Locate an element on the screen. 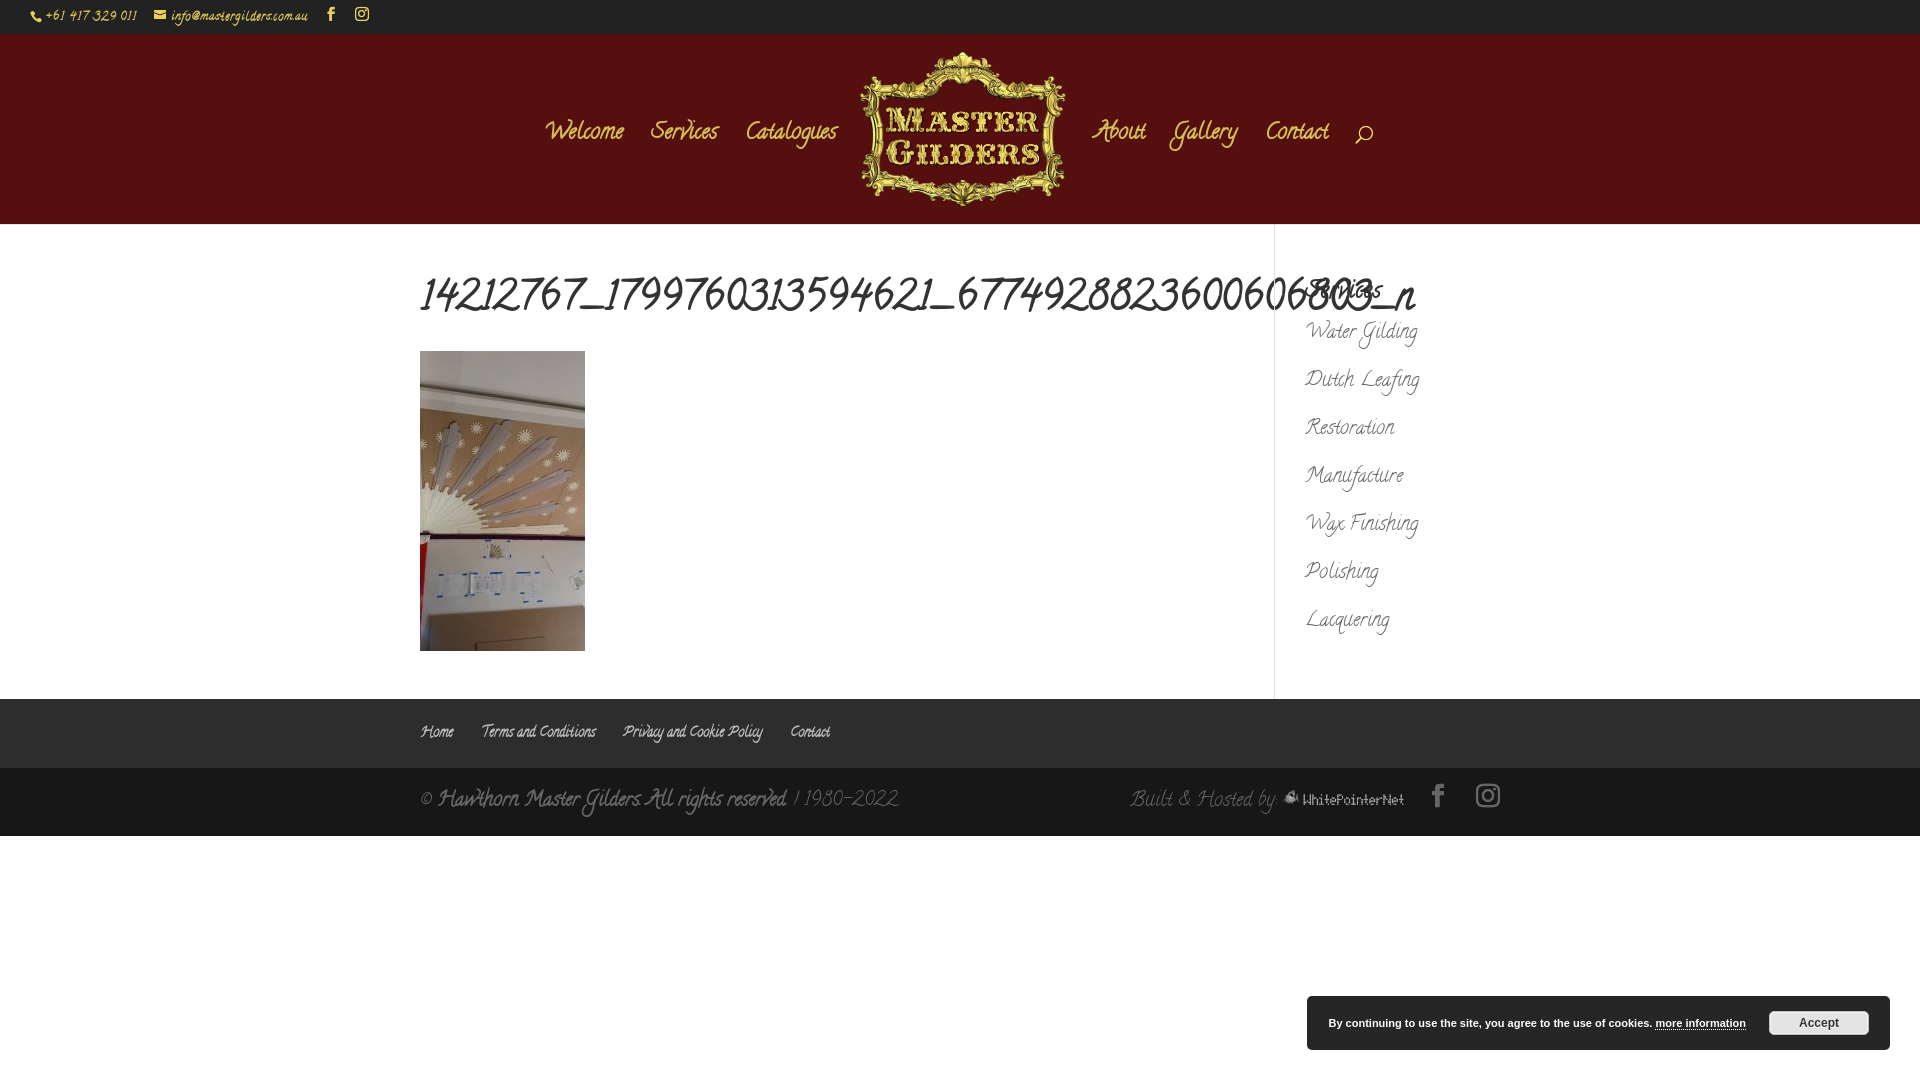 The height and width of the screenshot is (1080, 1920). 'Manufacture' is located at coordinates (1353, 477).